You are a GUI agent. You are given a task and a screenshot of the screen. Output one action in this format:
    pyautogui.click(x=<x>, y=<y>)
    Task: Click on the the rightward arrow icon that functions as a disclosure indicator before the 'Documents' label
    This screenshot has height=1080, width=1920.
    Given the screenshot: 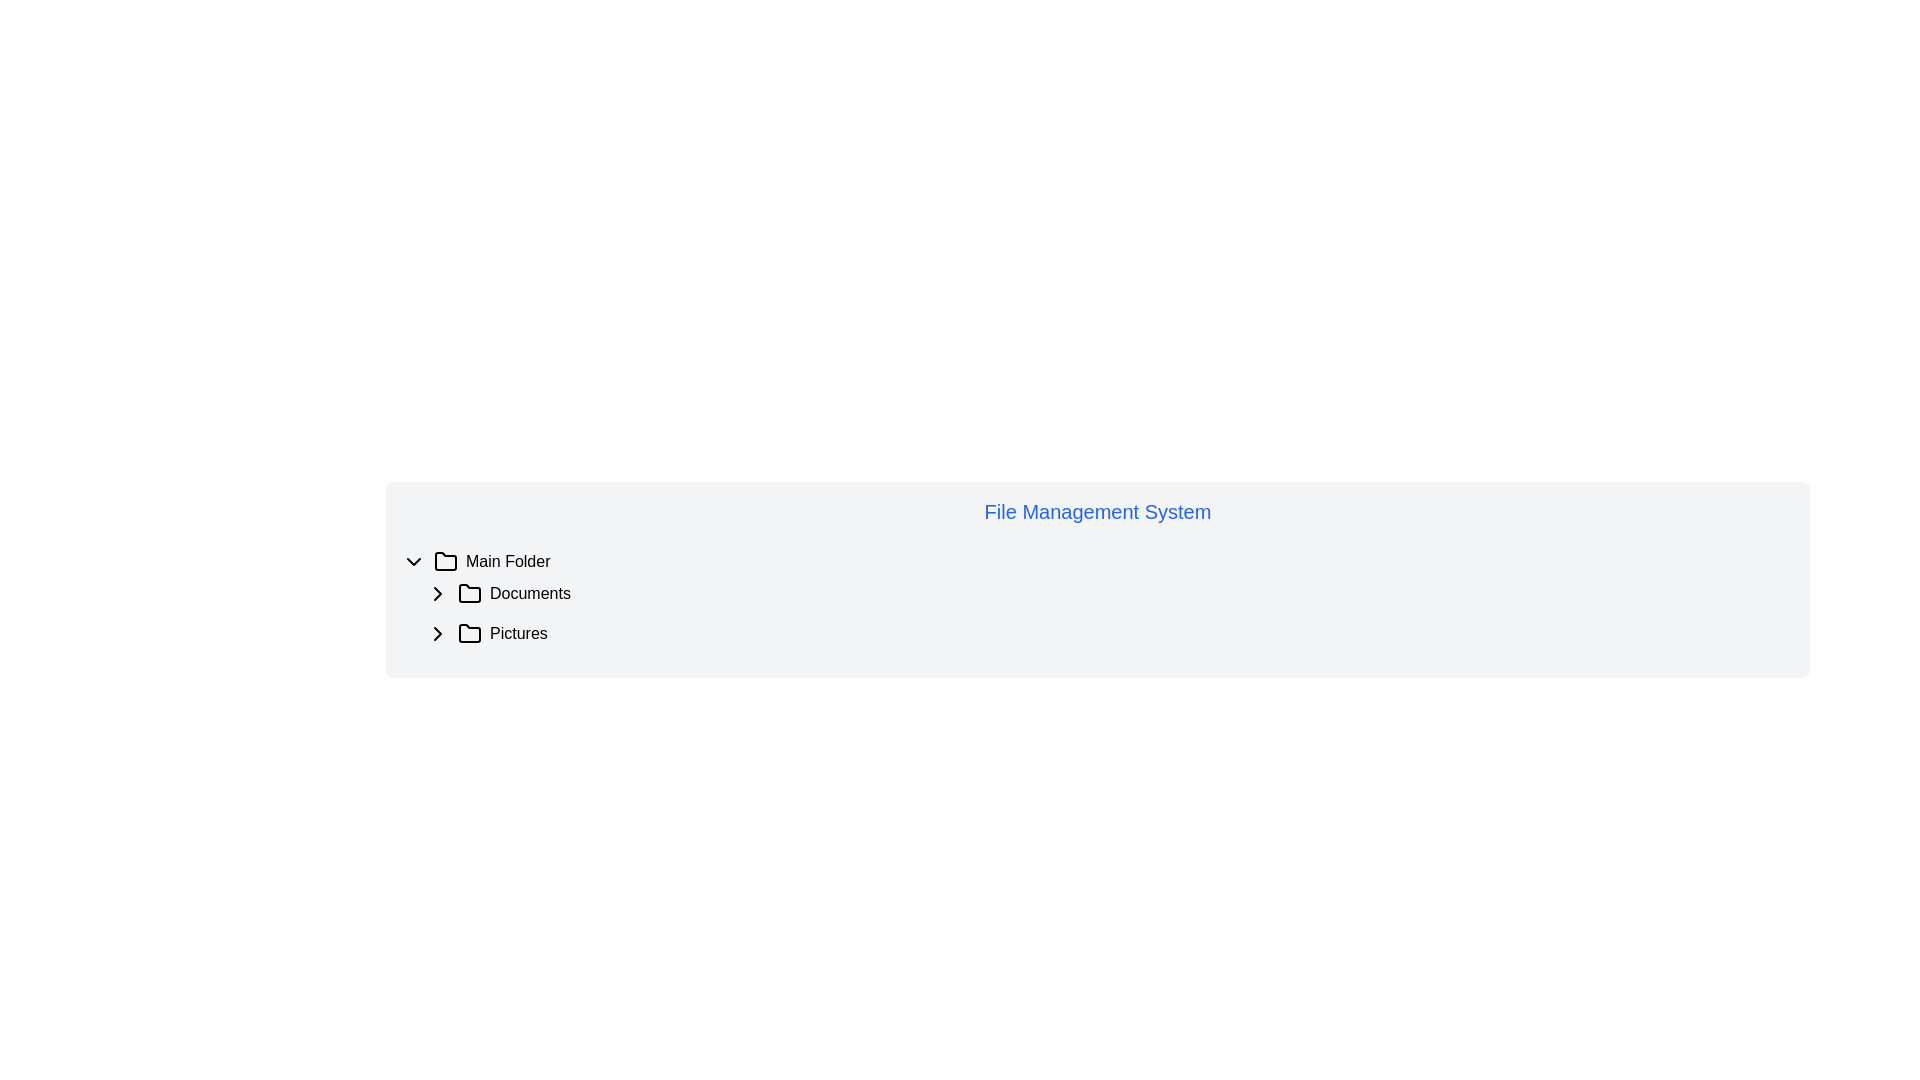 What is the action you would take?
    pyautogui.click(x=436, y=593)
    